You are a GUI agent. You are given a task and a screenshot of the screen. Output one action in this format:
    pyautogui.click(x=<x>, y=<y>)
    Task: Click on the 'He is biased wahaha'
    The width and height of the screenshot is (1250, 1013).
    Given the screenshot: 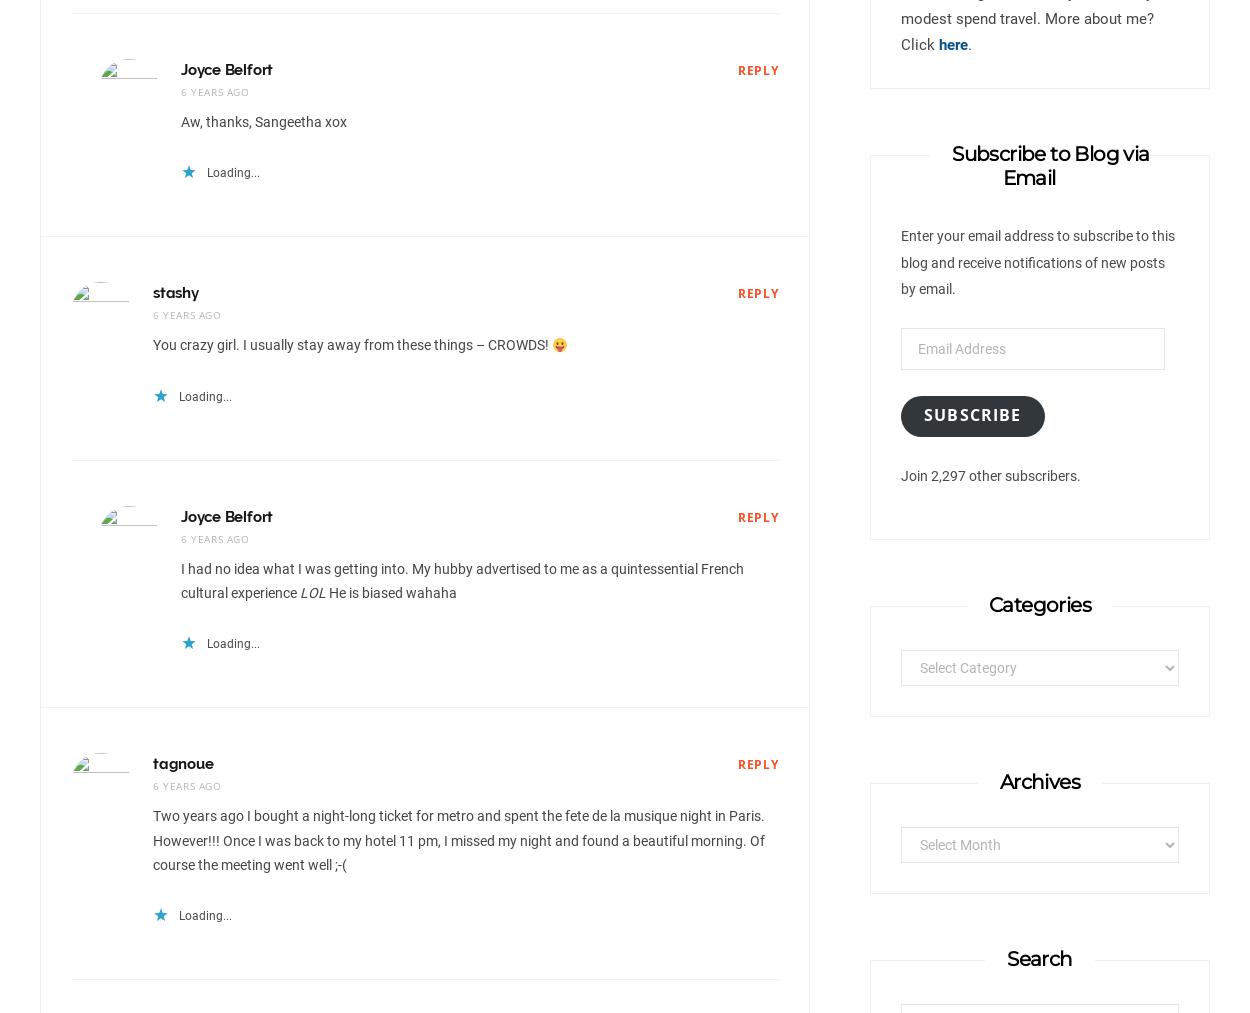 What is the action you would take?
    pyautogui.click(x=324, y=591)
    